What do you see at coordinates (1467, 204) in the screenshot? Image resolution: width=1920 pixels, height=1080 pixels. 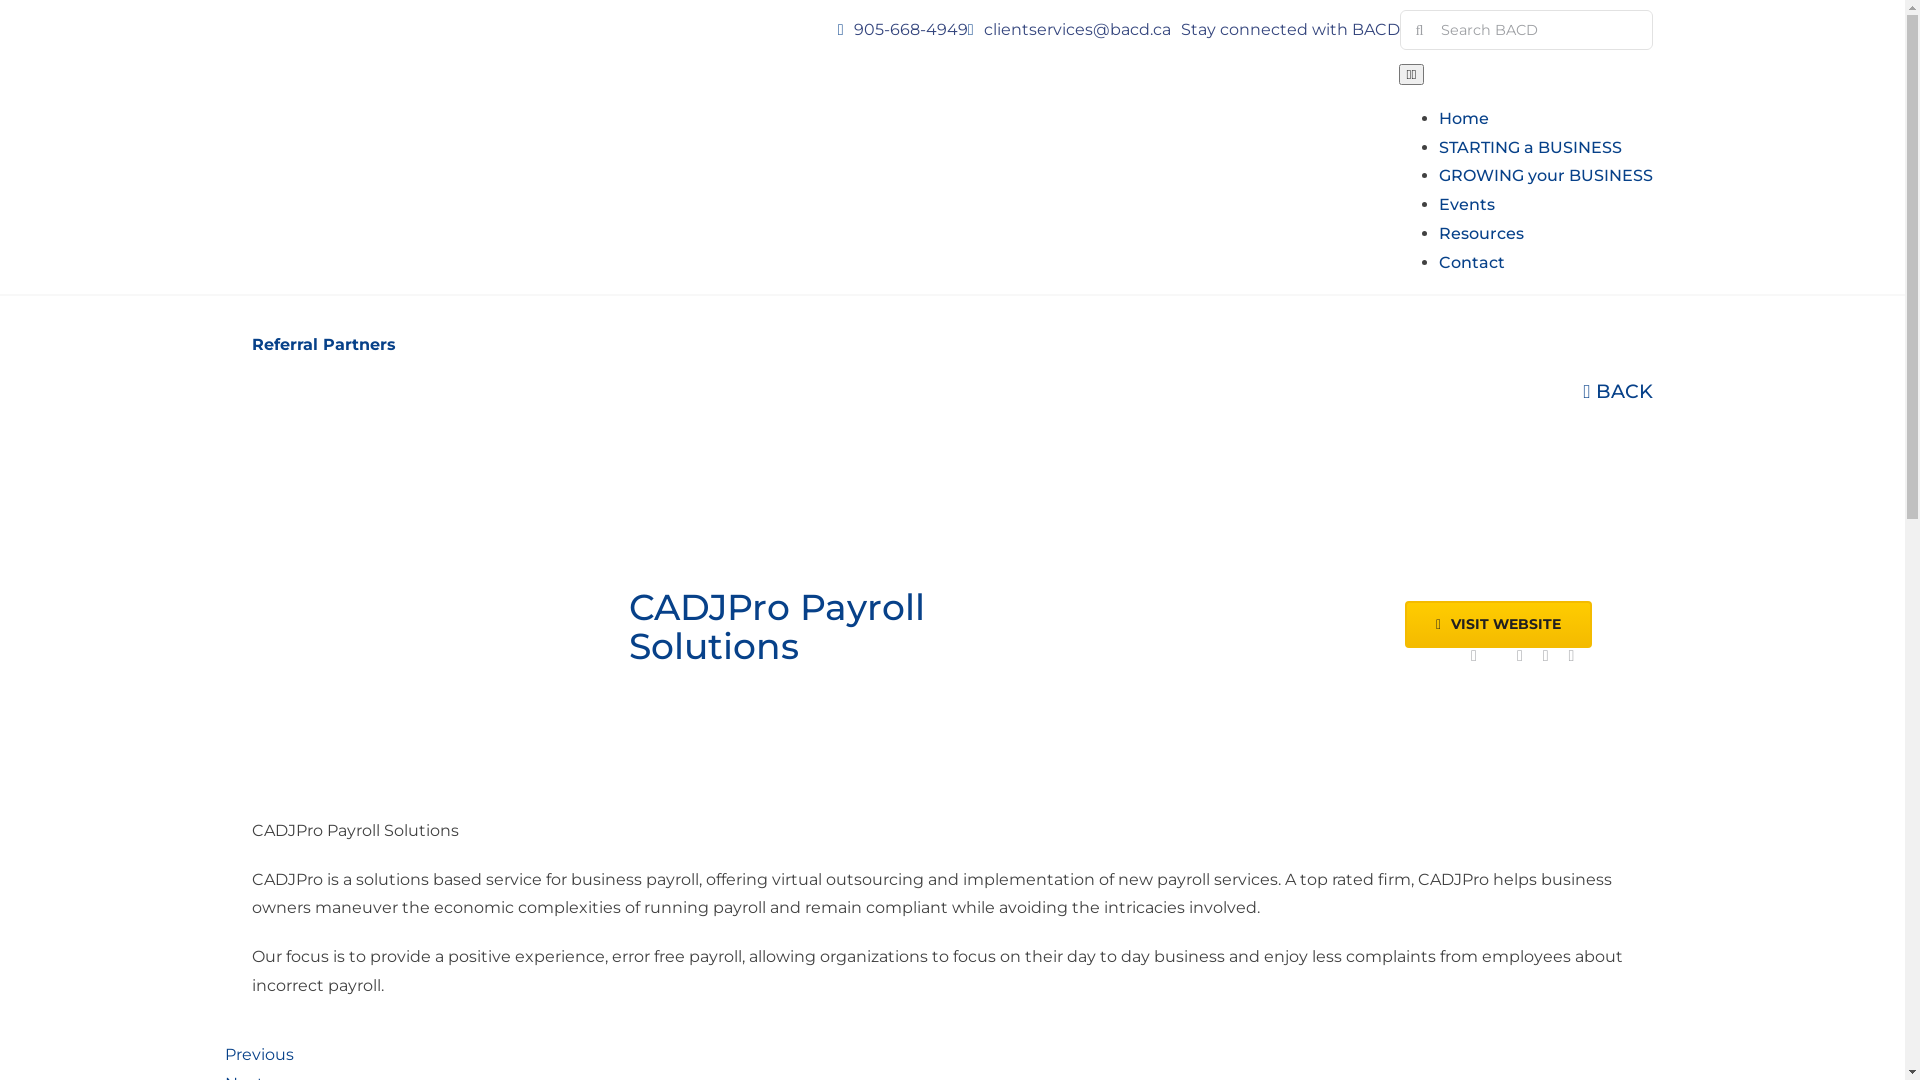 I see `'Events'` at bounding box center [1467, 204].